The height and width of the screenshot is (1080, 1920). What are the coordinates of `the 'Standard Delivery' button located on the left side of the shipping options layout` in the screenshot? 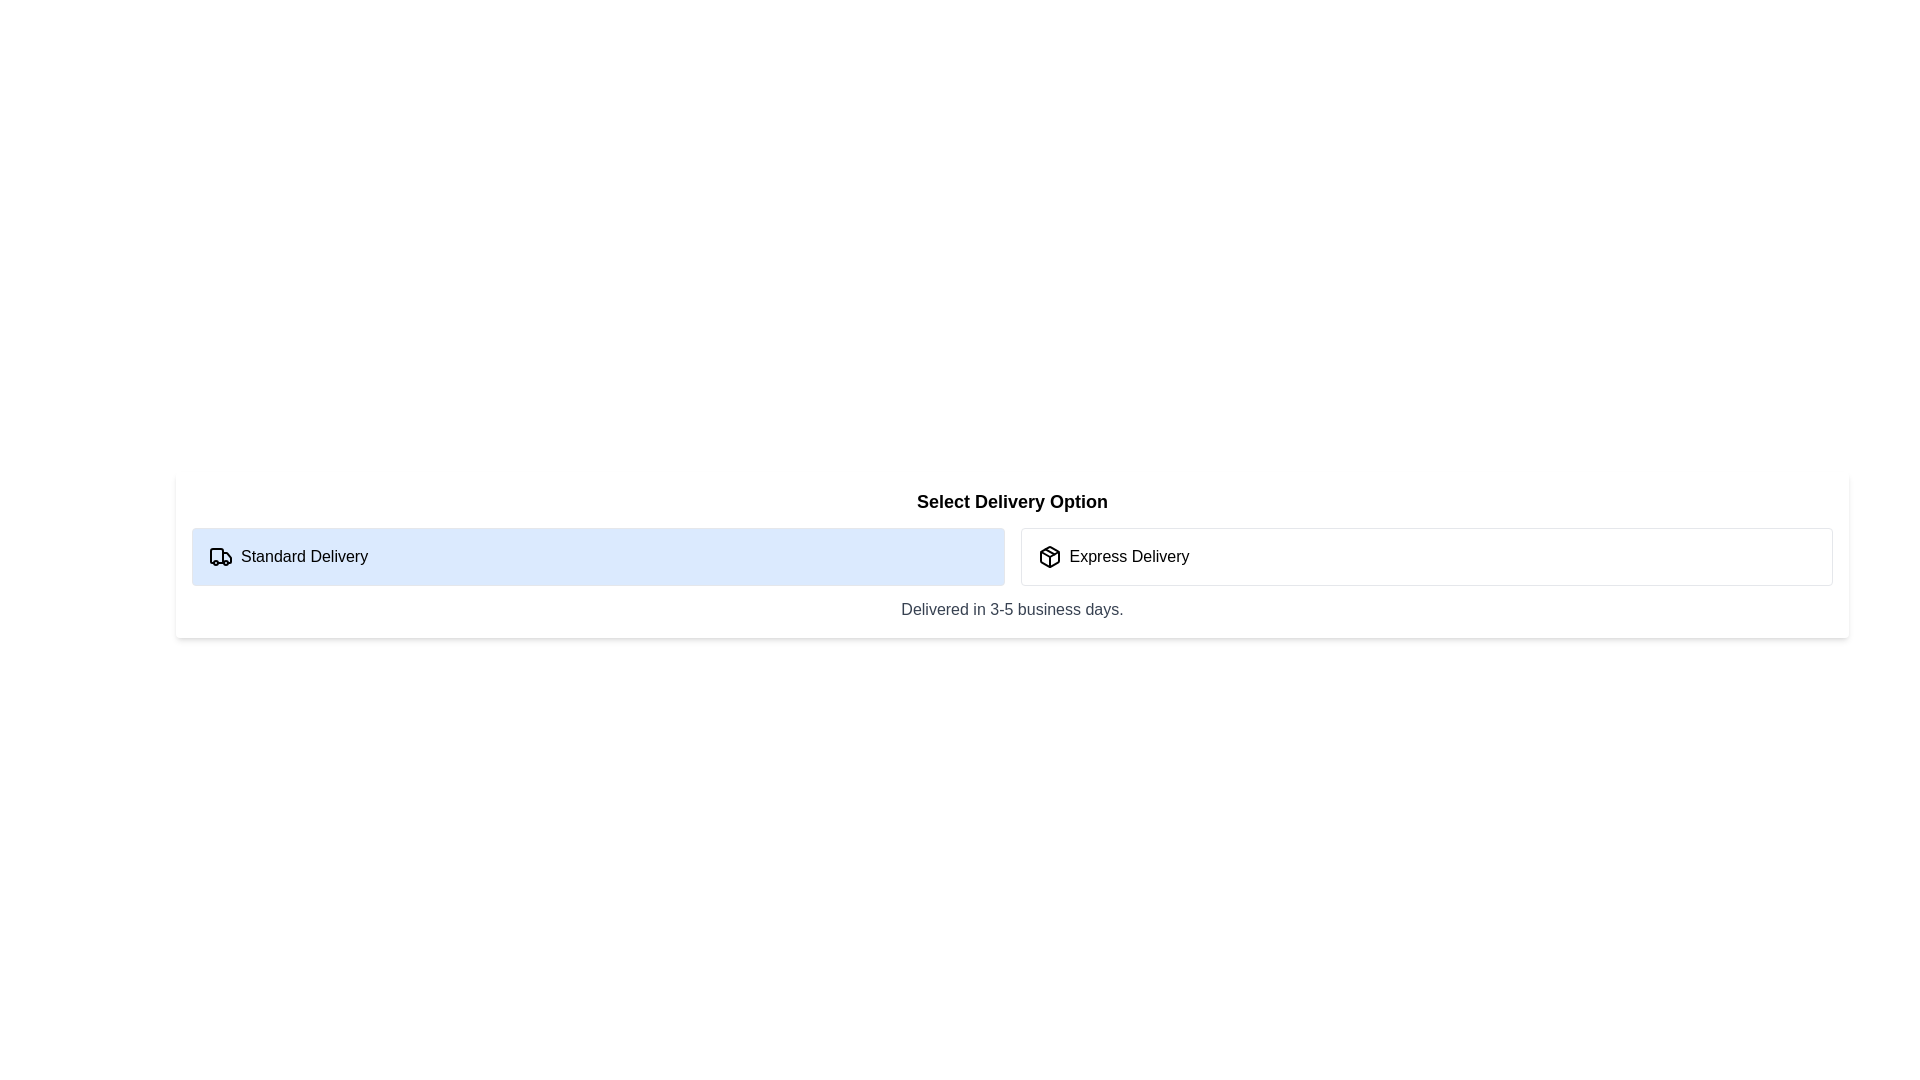 It's located at (597, 556).